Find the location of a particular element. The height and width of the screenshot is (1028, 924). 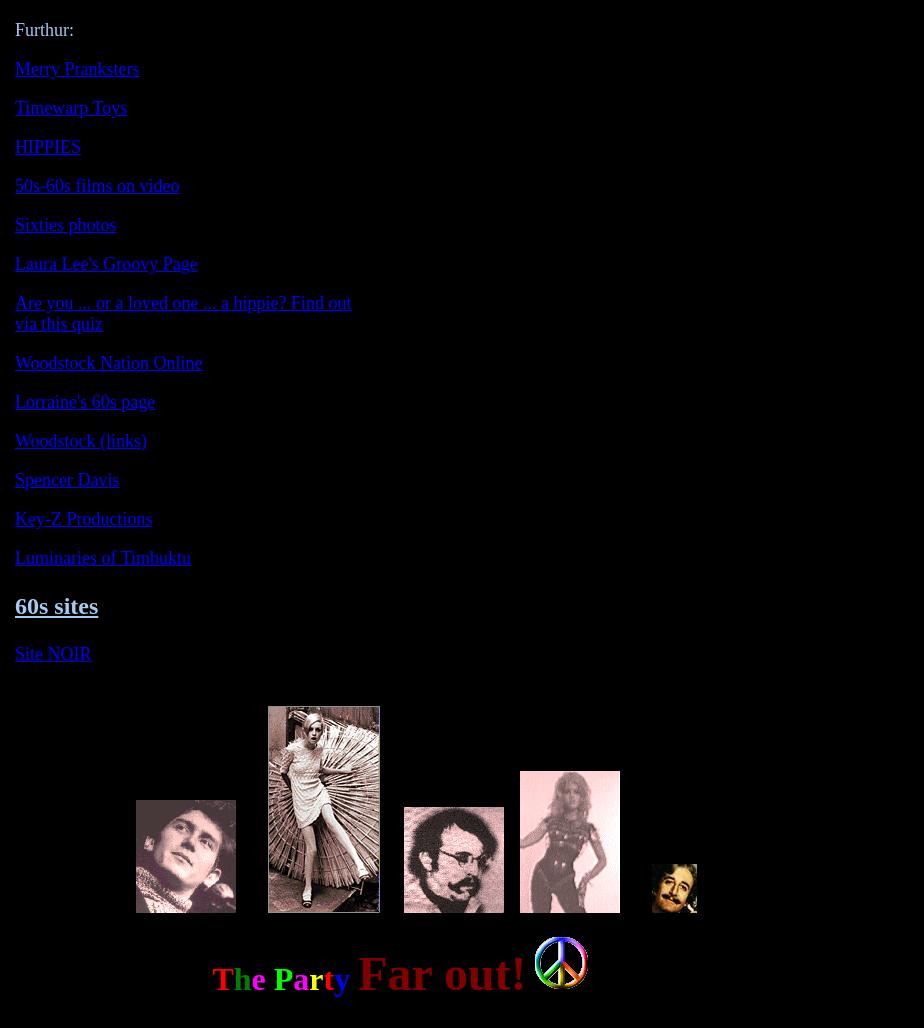

'Key-Z Productions' is located at coordinates (83, 519).